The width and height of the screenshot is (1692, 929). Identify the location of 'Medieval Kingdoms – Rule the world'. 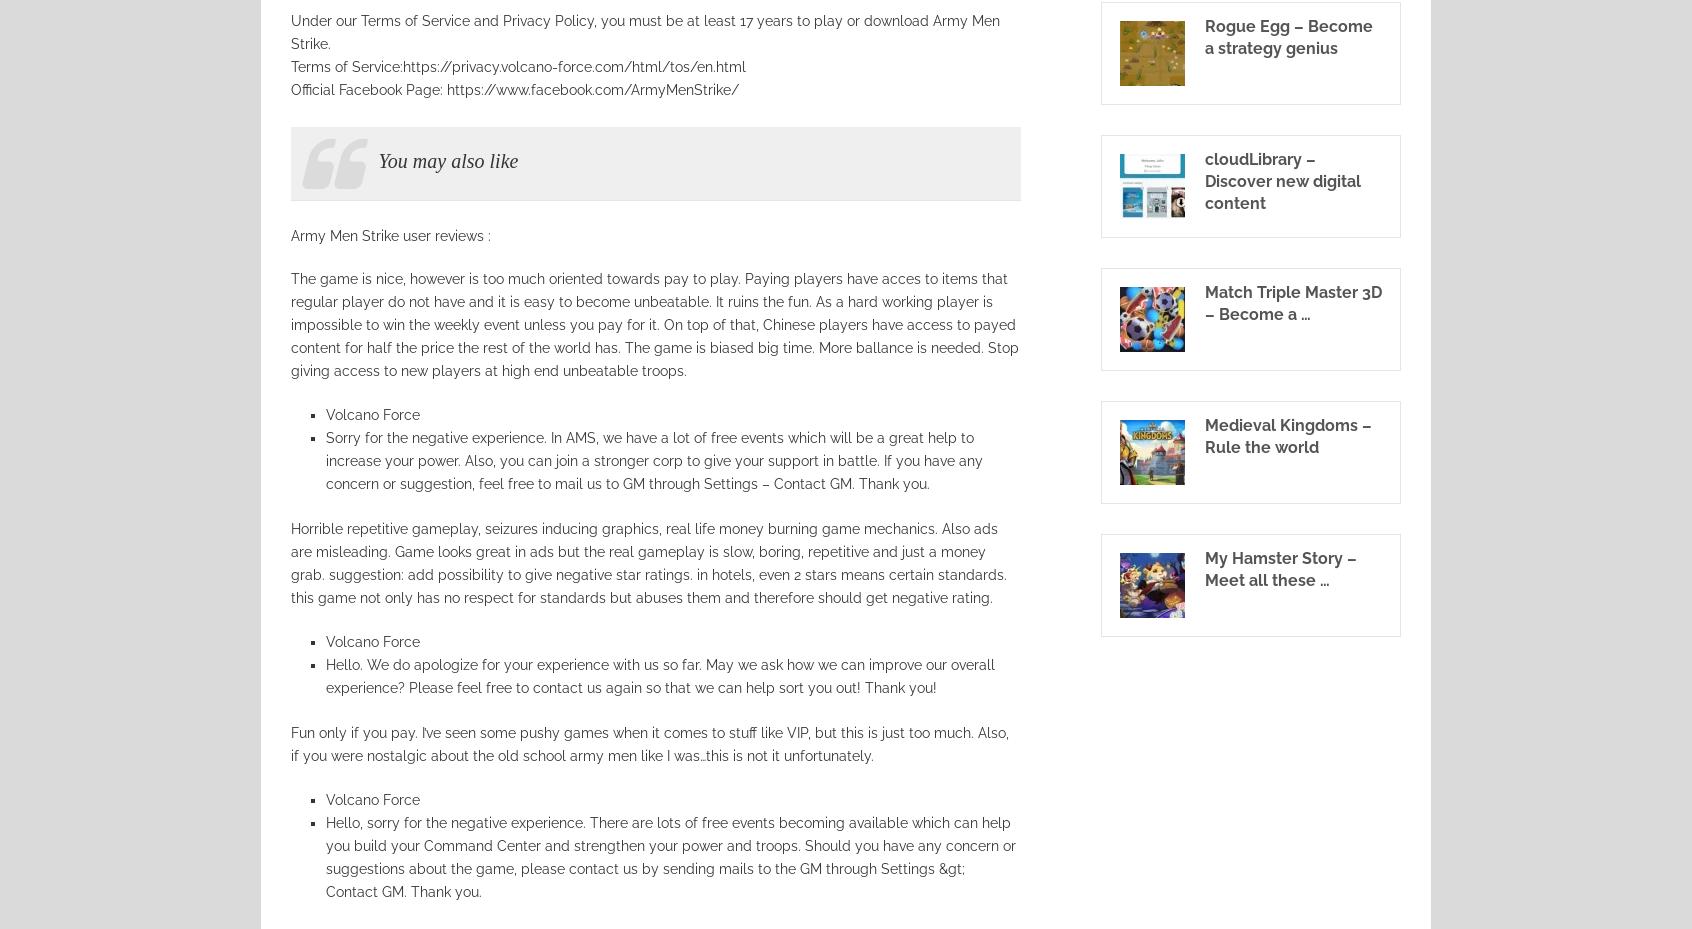
(1287, 435).